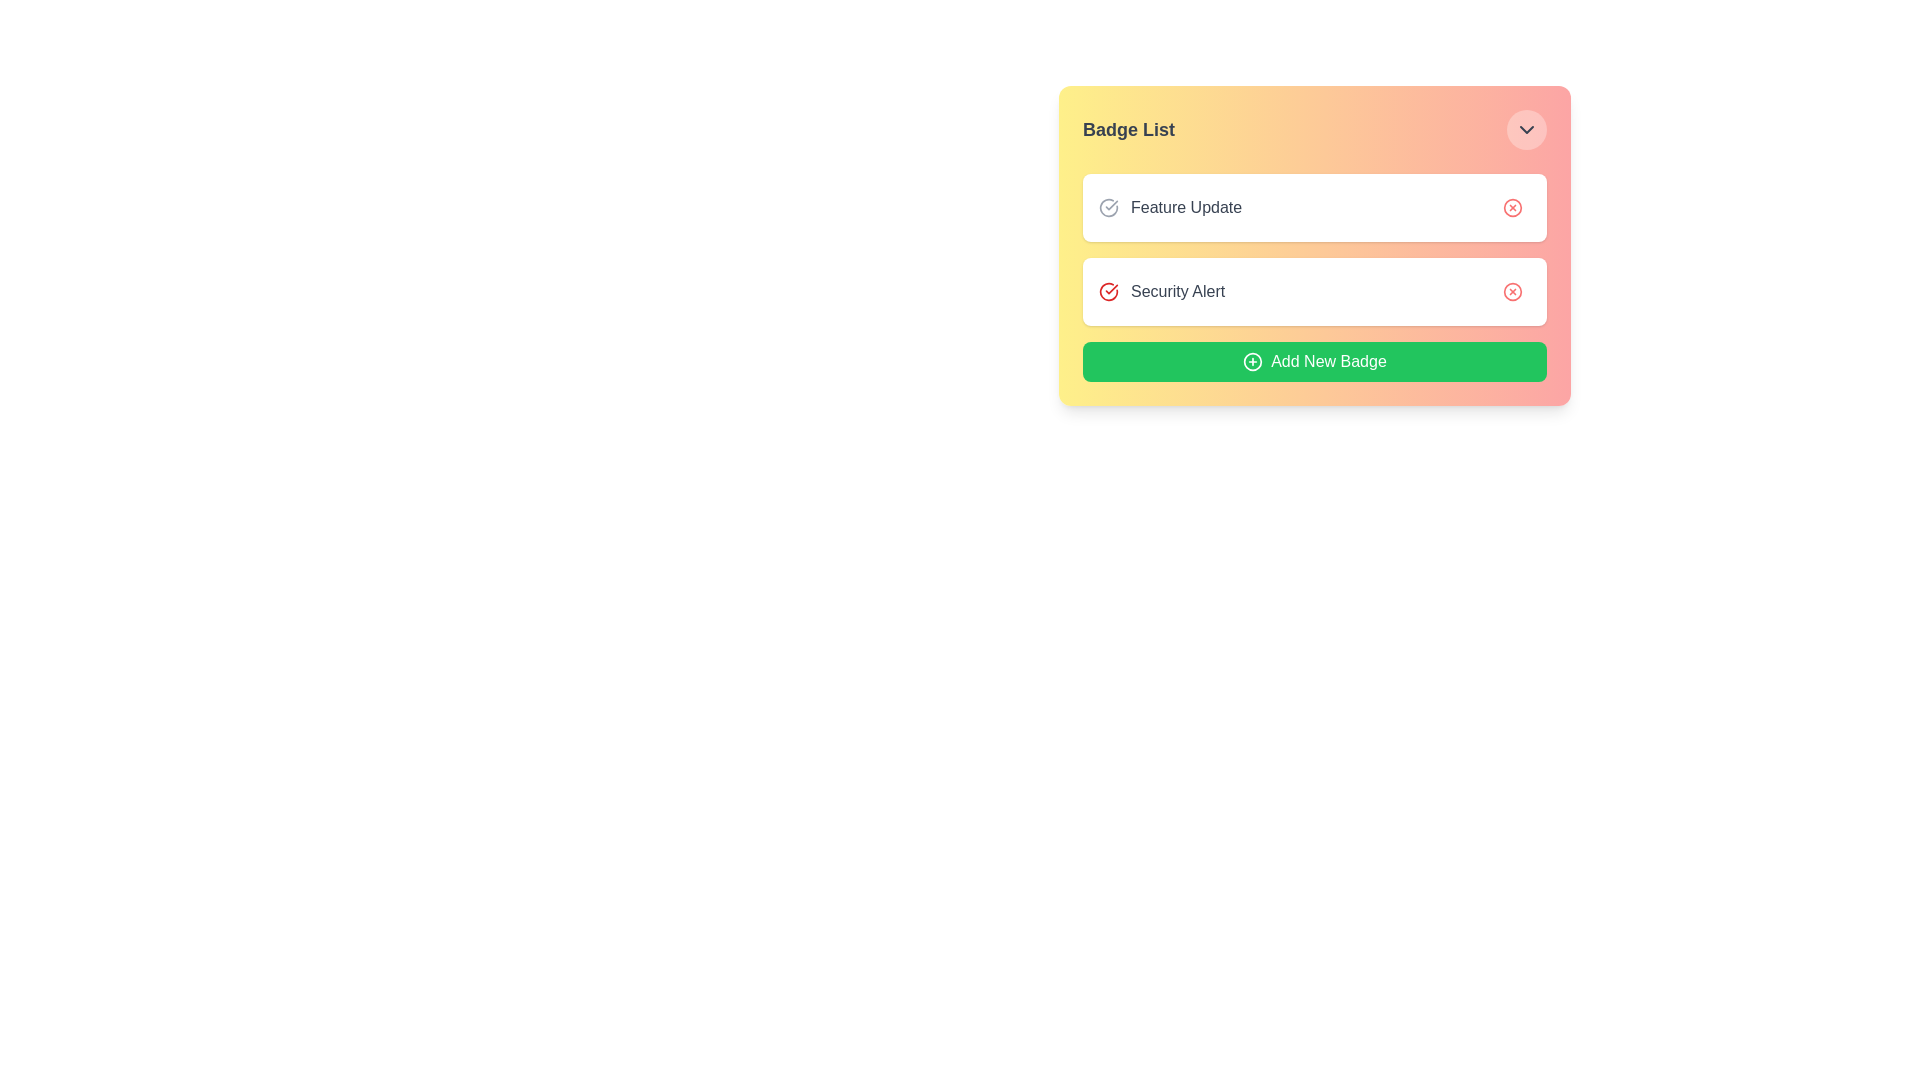  What do you see at coordinates (1512, 208) in the screenshot?
I see `the position of the circular red border SVG icon located to the right of the 'Feature Update' label` at bounding box center [1512, 208].